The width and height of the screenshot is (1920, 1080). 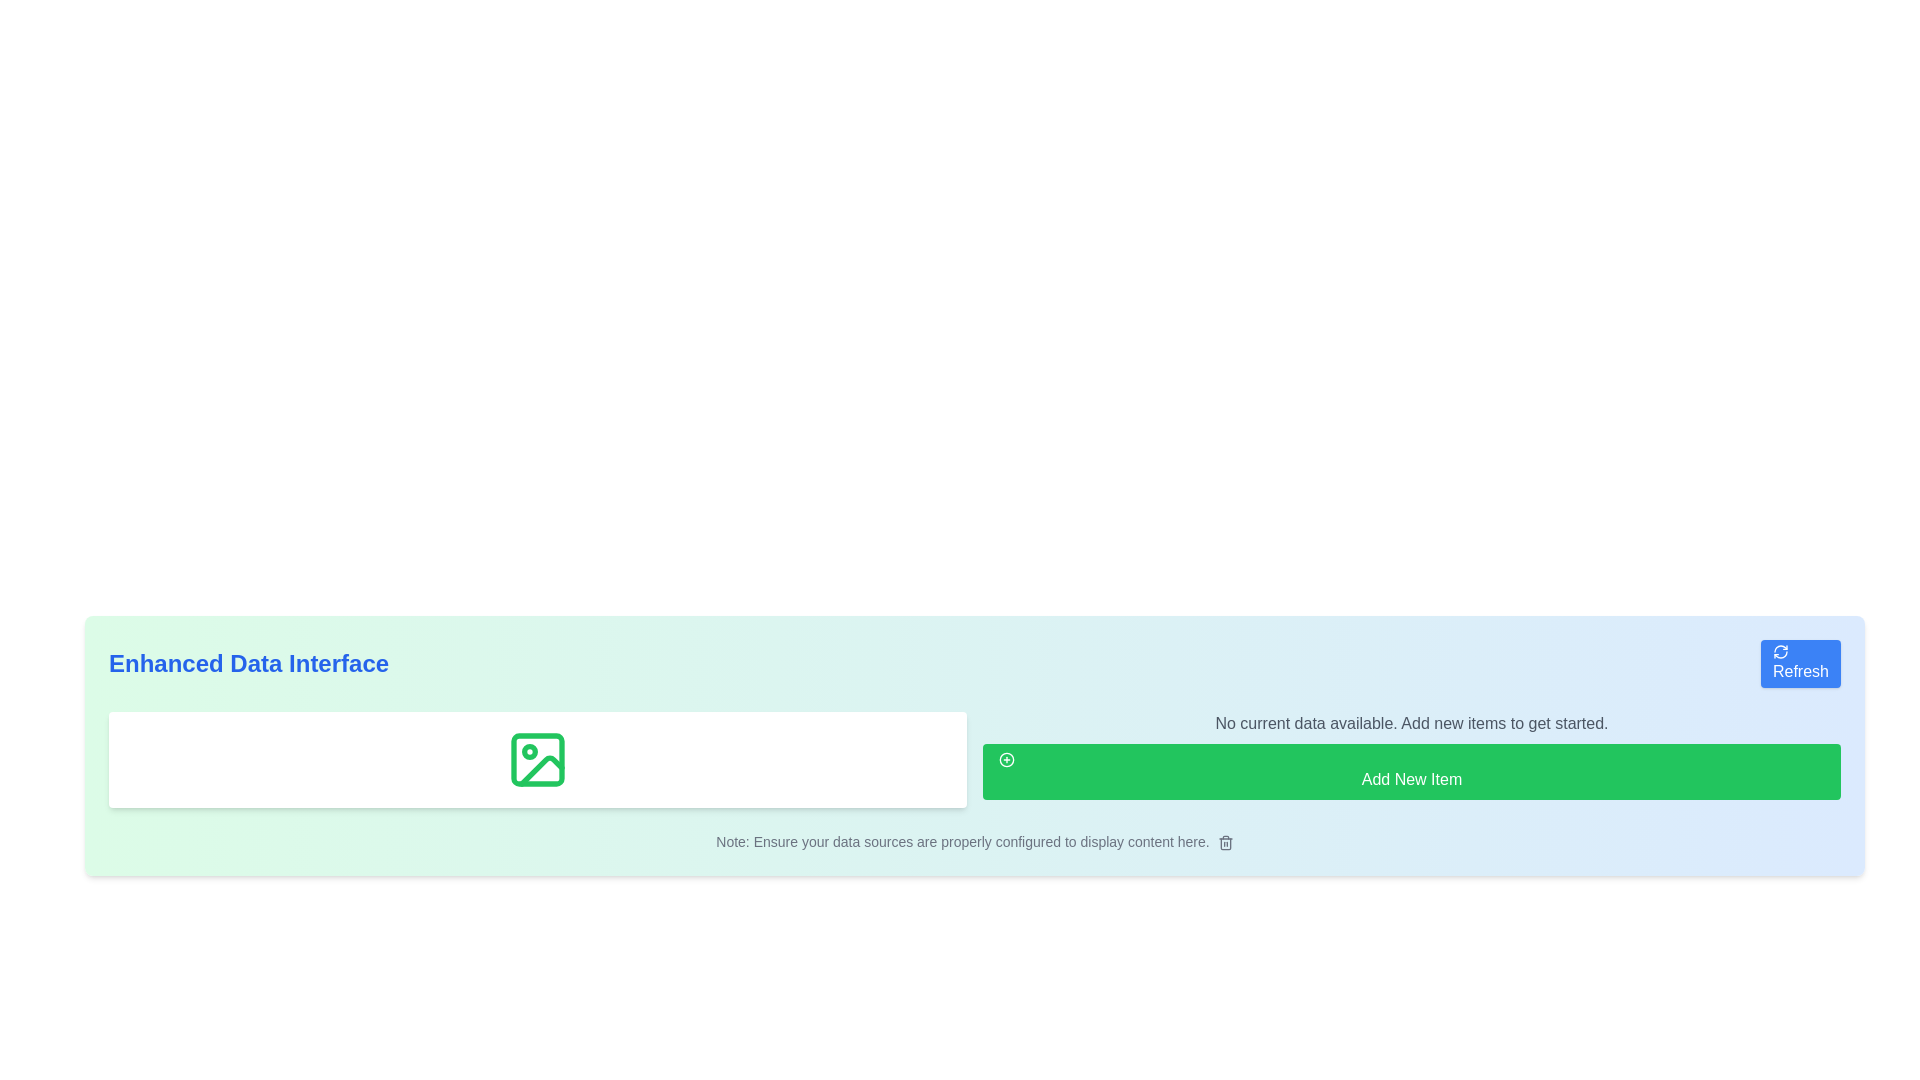 I want to click on the Icon button placeholder located at the left side of the grid under the 'Enhanced Data Interface' heading, so click(x=537, y=759).